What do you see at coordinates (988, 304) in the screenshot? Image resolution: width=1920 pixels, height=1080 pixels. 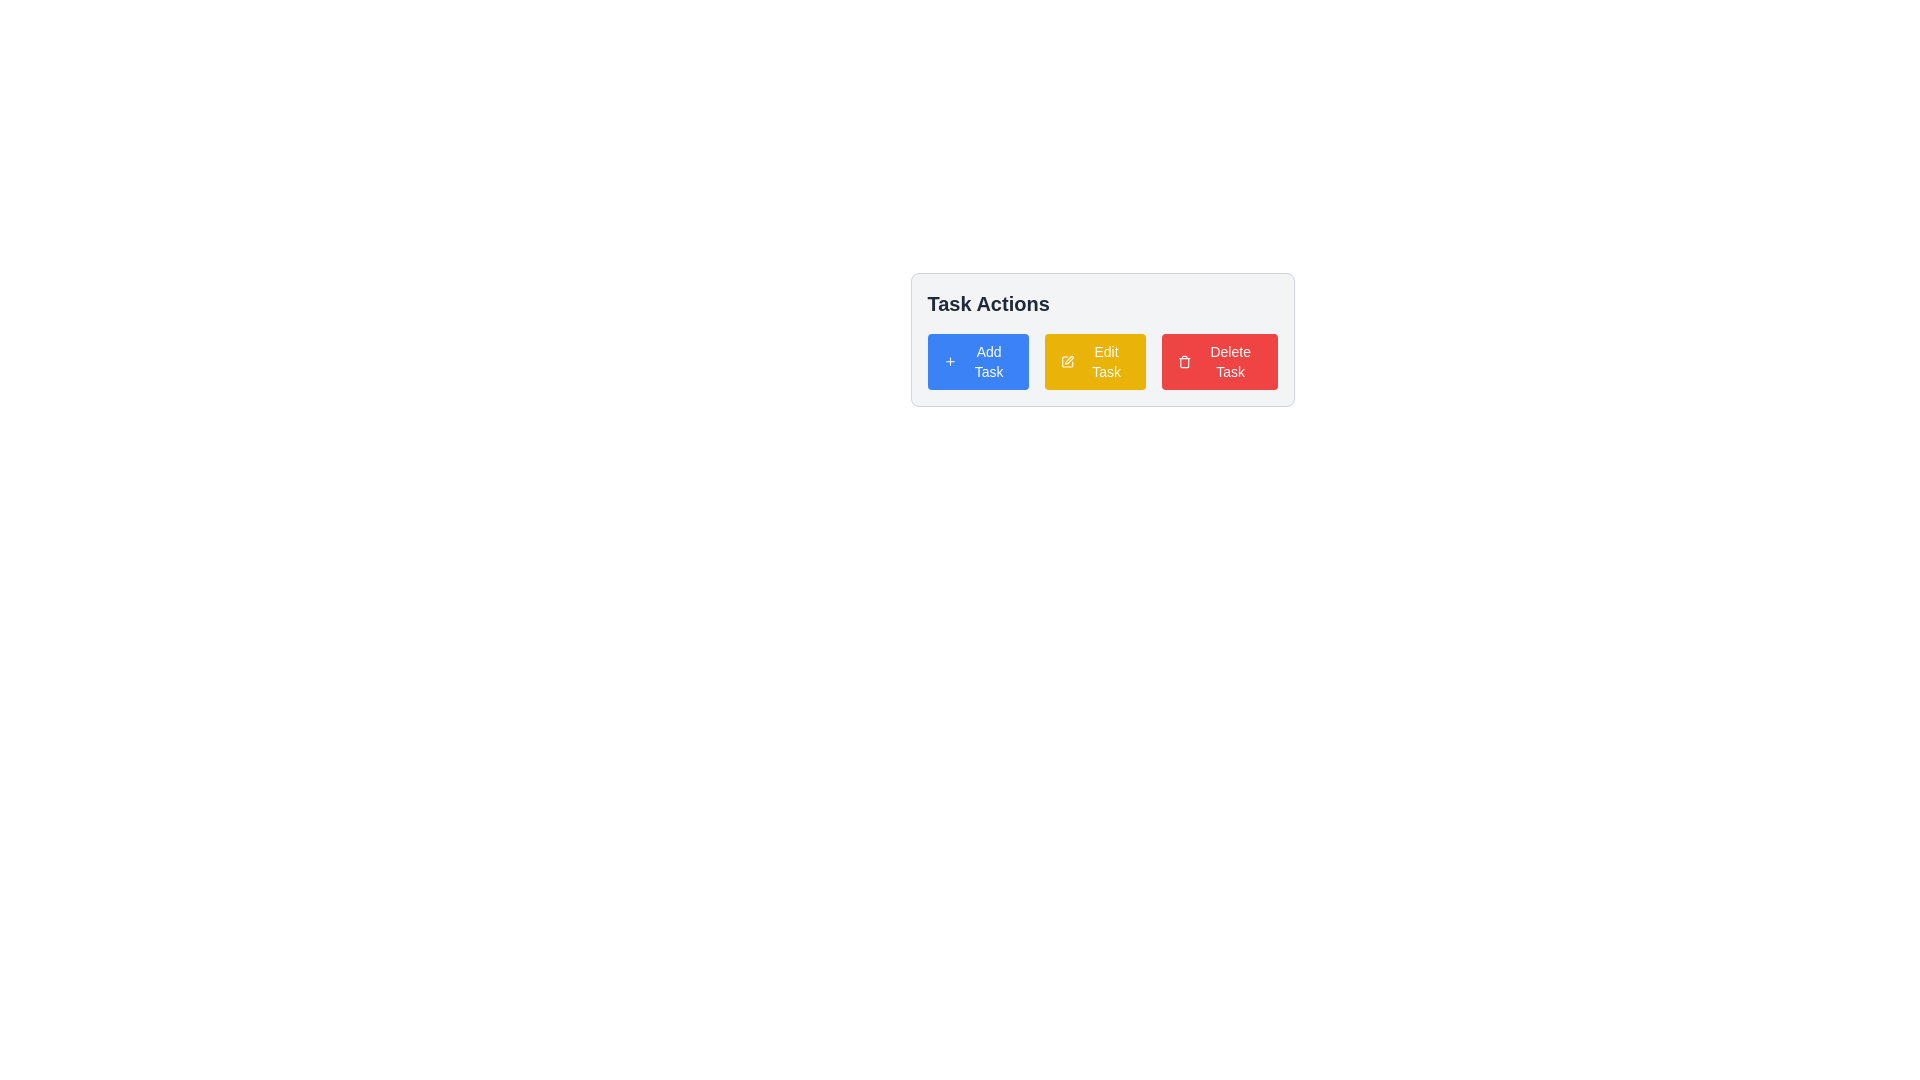 I see `text from the Label or Heading that indicates the purpose of the group of related actions for 'Add Task', 'Edit Task', and 'Delete Task'` at bounding box center [988, 304].